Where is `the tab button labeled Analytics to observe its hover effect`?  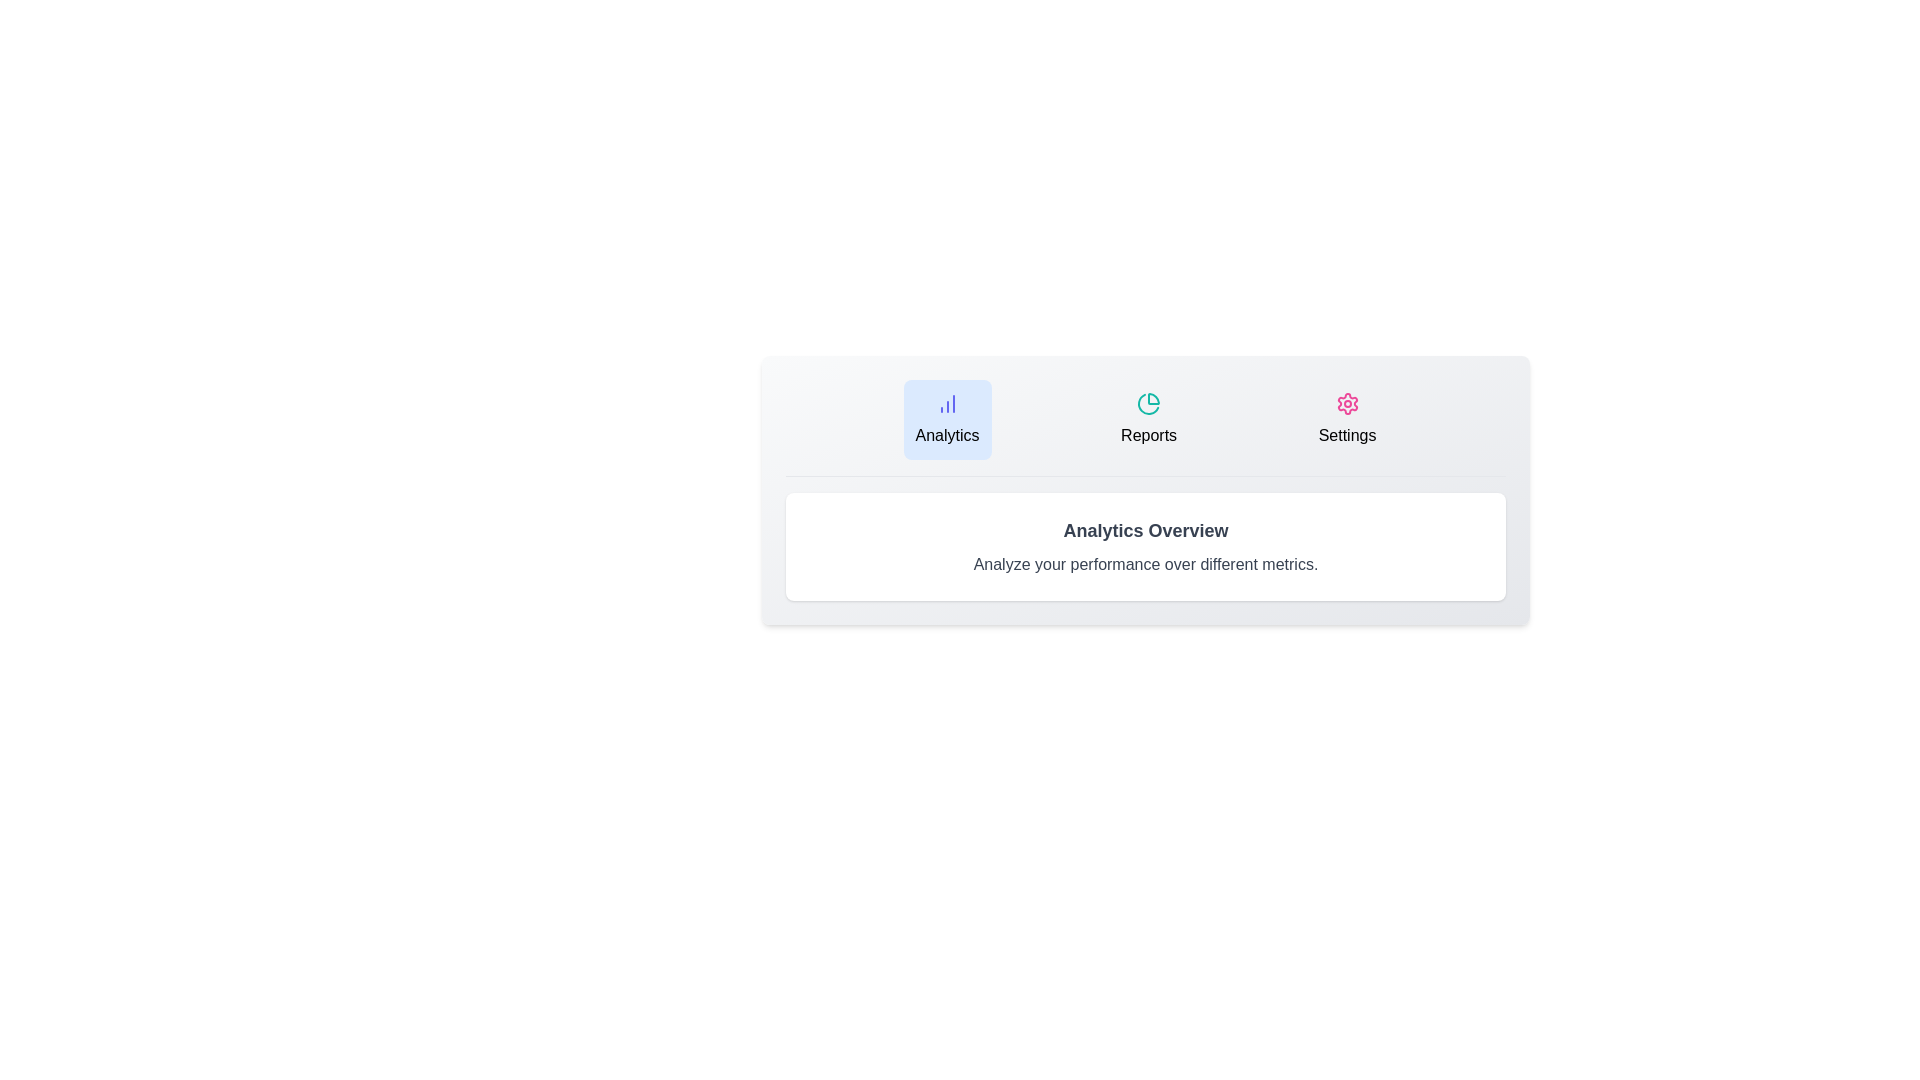
the tab button labeled Analytics to observe its hover effect is located at coordinates (946, 419).